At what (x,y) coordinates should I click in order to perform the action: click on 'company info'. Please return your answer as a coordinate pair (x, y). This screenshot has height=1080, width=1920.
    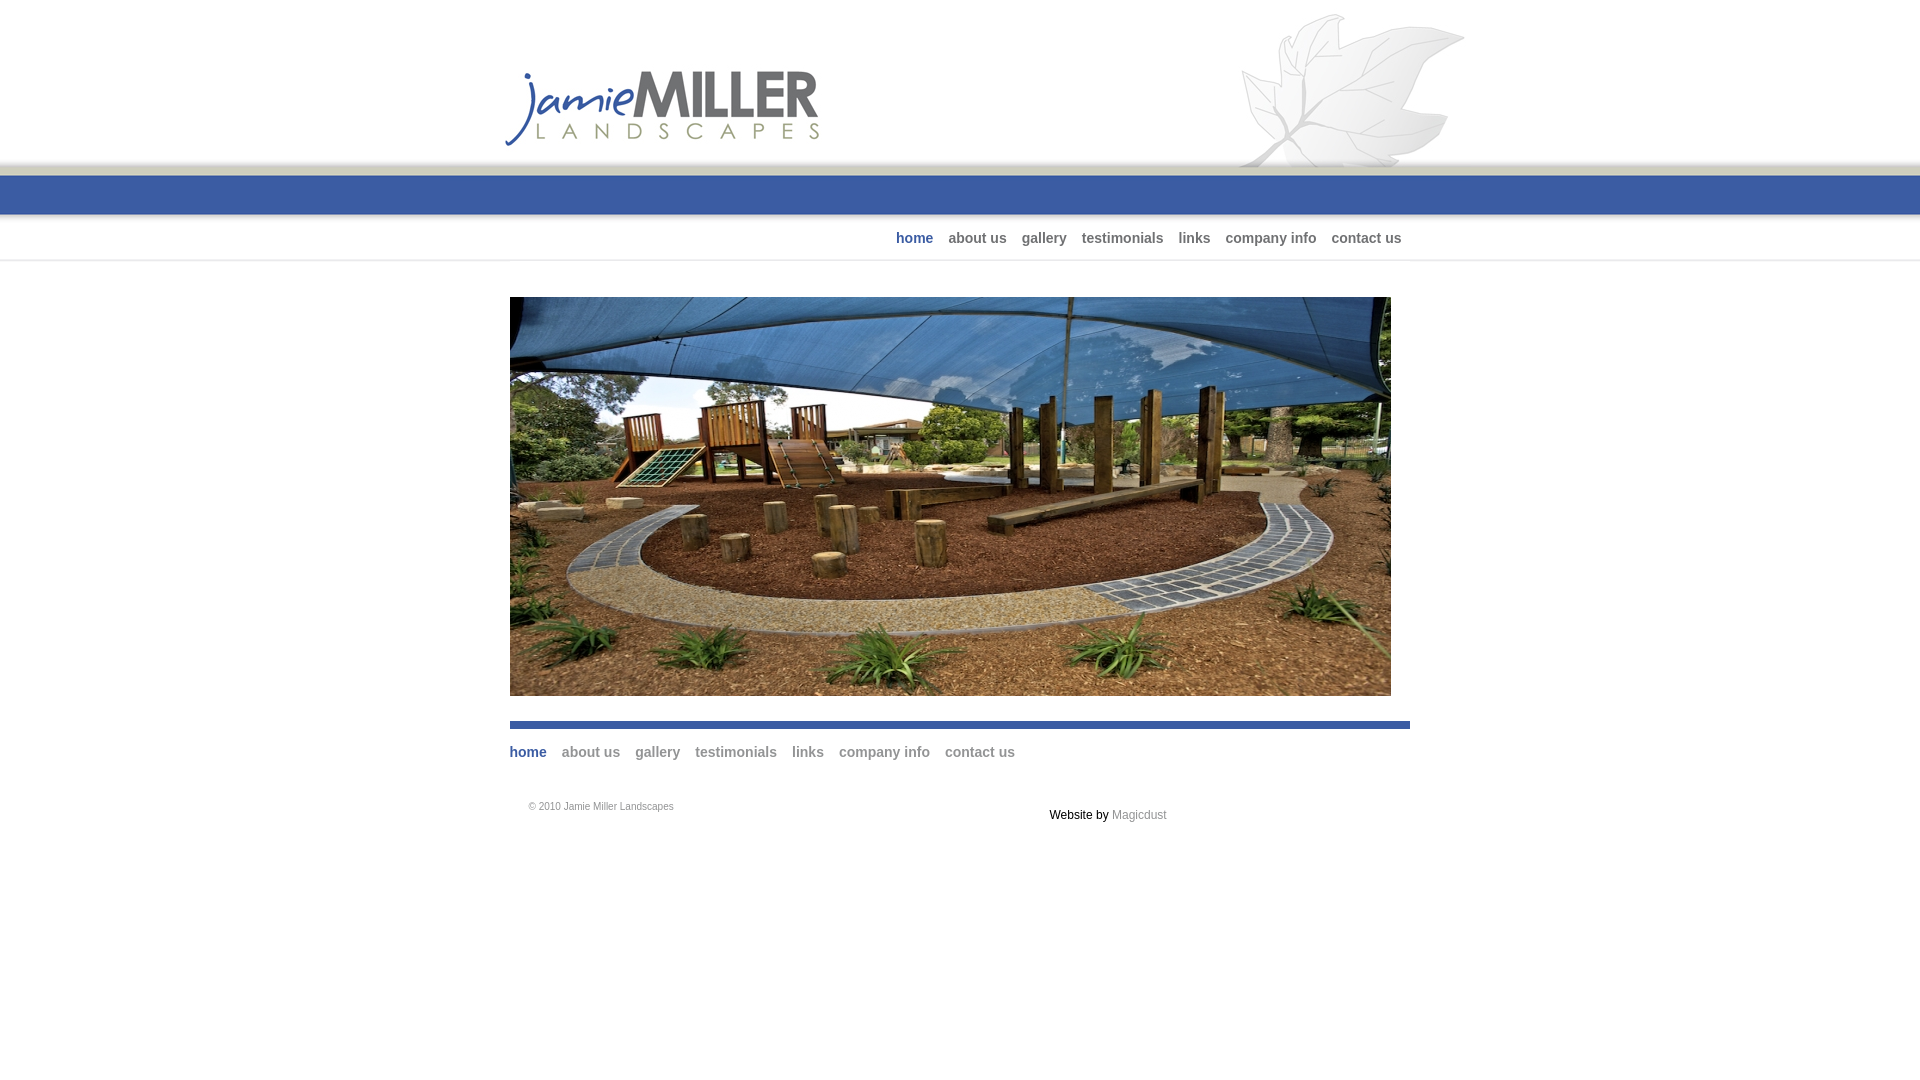
    Looking at the image, I should click on (1269, 237).